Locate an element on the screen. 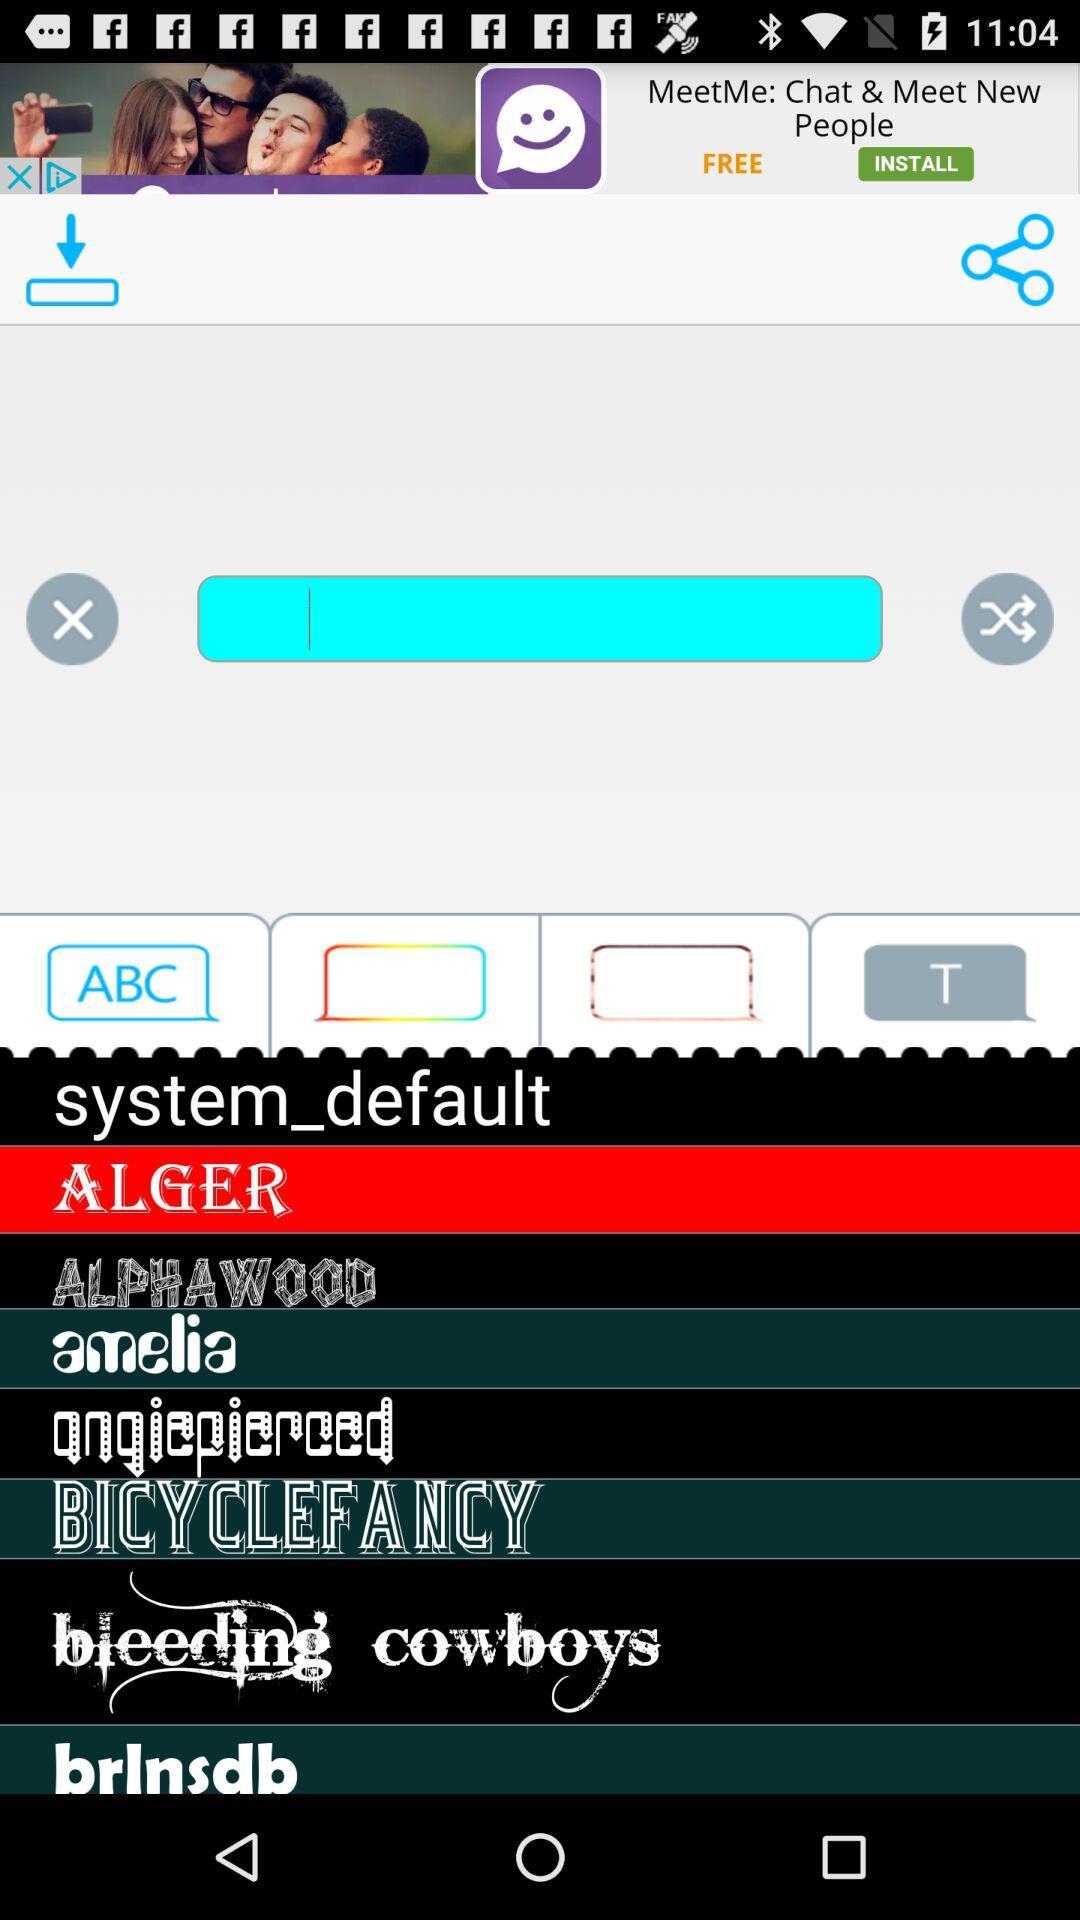 This screenshot has height=1920, width=1080. option is located at coordinates (405, 985).